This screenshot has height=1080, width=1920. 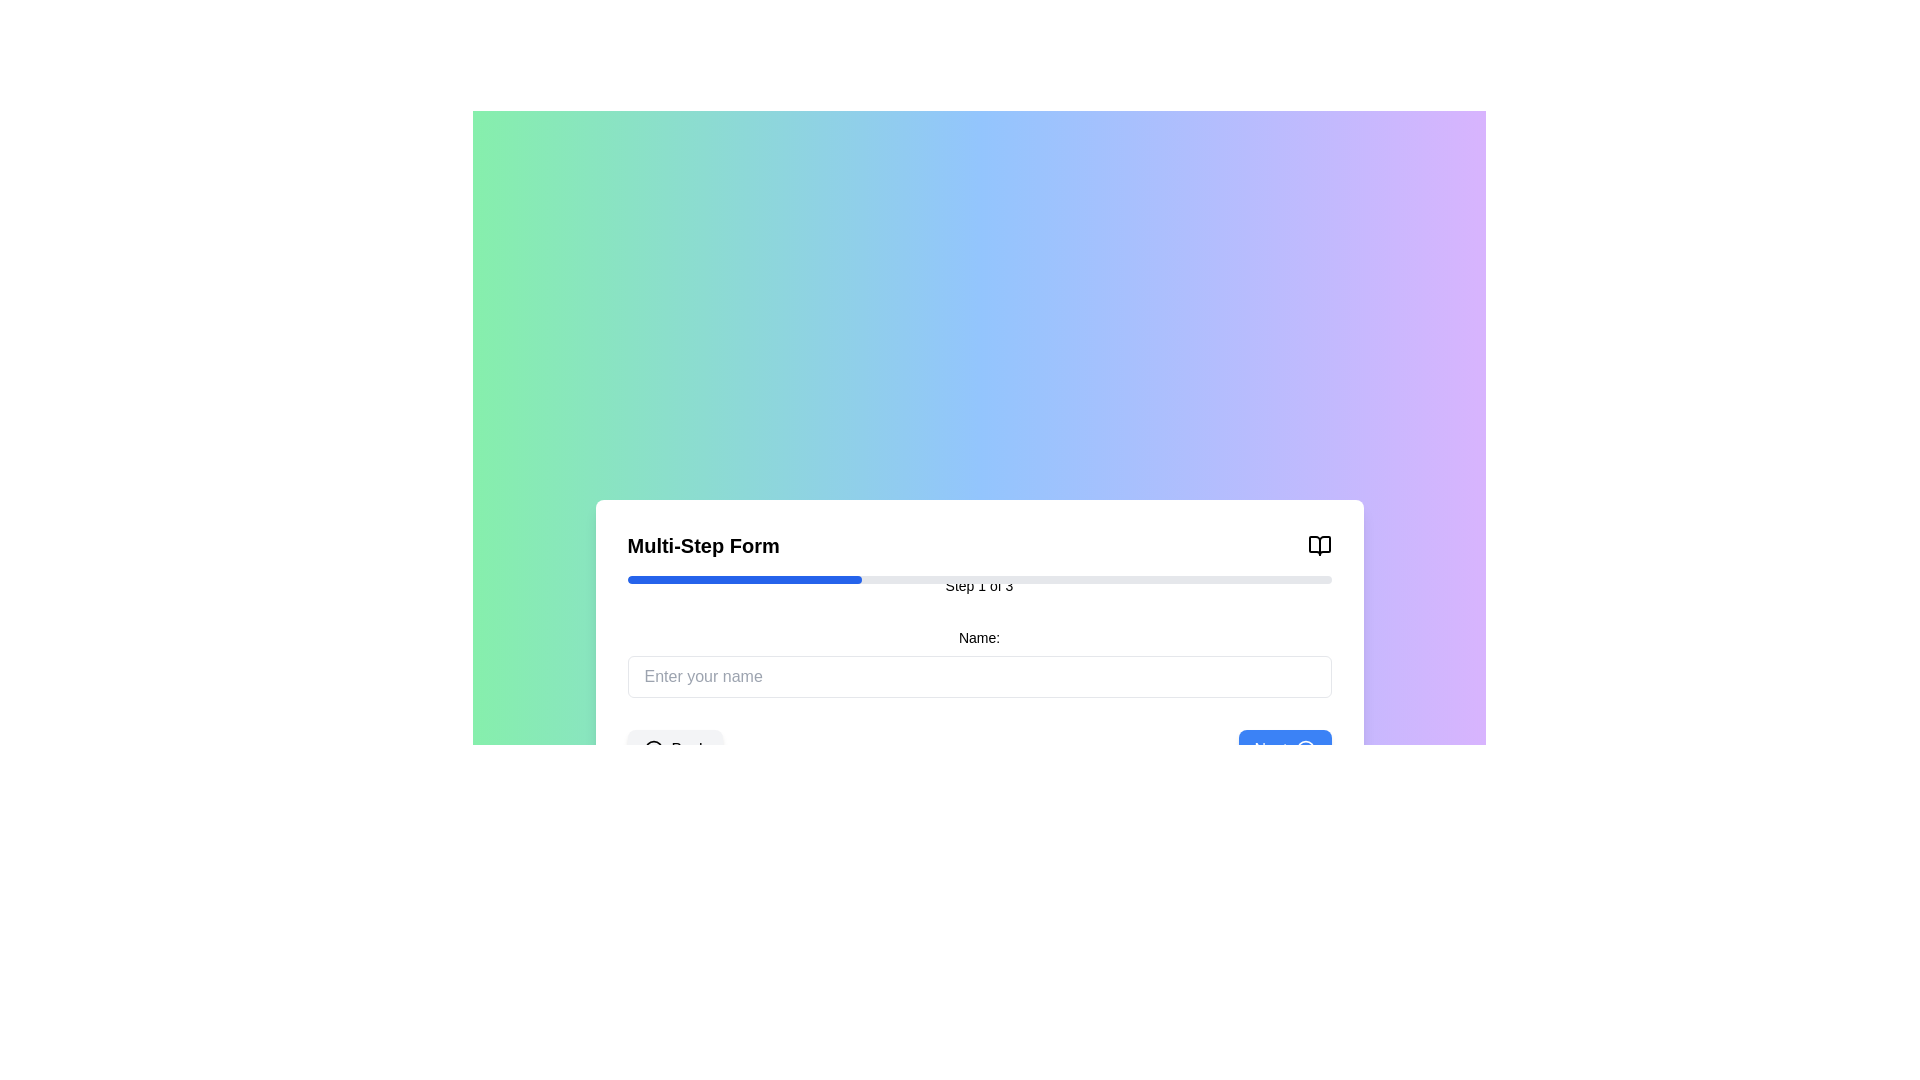 What do you see at coordinates (653, 749) in the screenshot?
I see `the circular back navigation icon with a thin black outline located within the center-left section of the 'Back' button` at bounding box center [653, 749].